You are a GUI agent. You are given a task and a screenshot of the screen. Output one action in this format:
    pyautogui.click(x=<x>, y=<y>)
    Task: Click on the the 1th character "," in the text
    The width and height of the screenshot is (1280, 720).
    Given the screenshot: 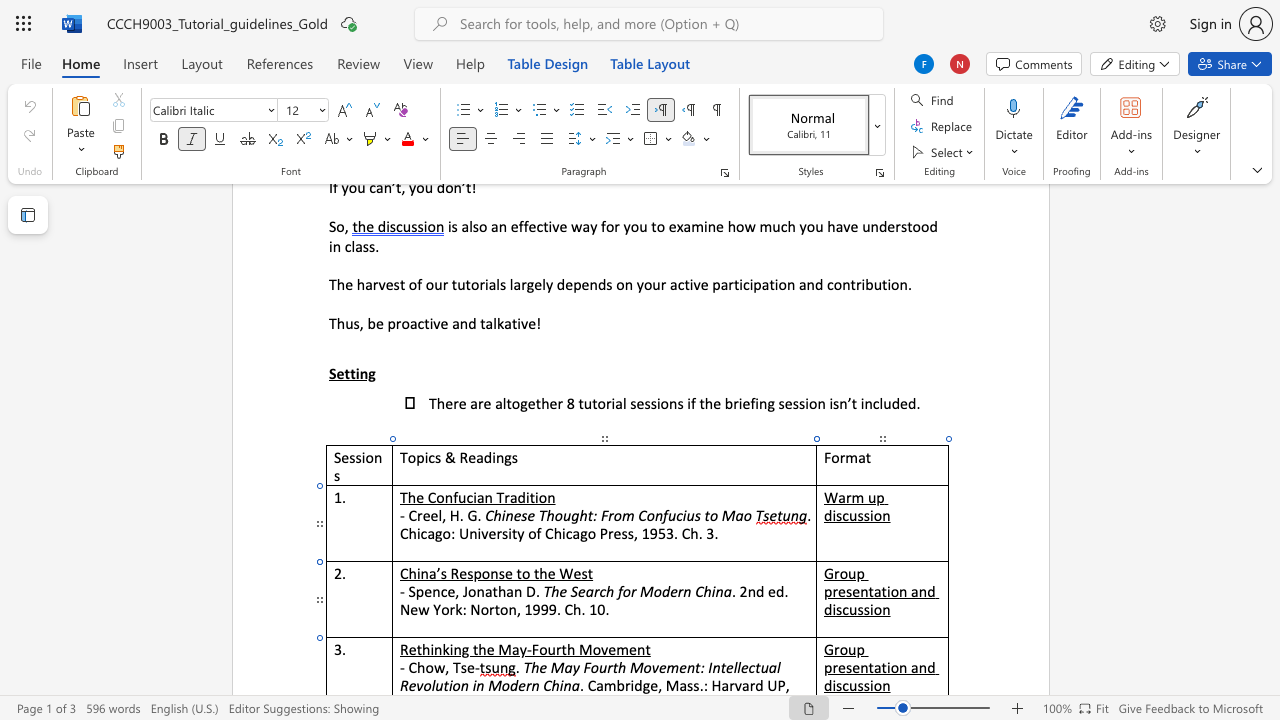 What is the action you would take?
    pyautogui.click(x=446, y=667)
    